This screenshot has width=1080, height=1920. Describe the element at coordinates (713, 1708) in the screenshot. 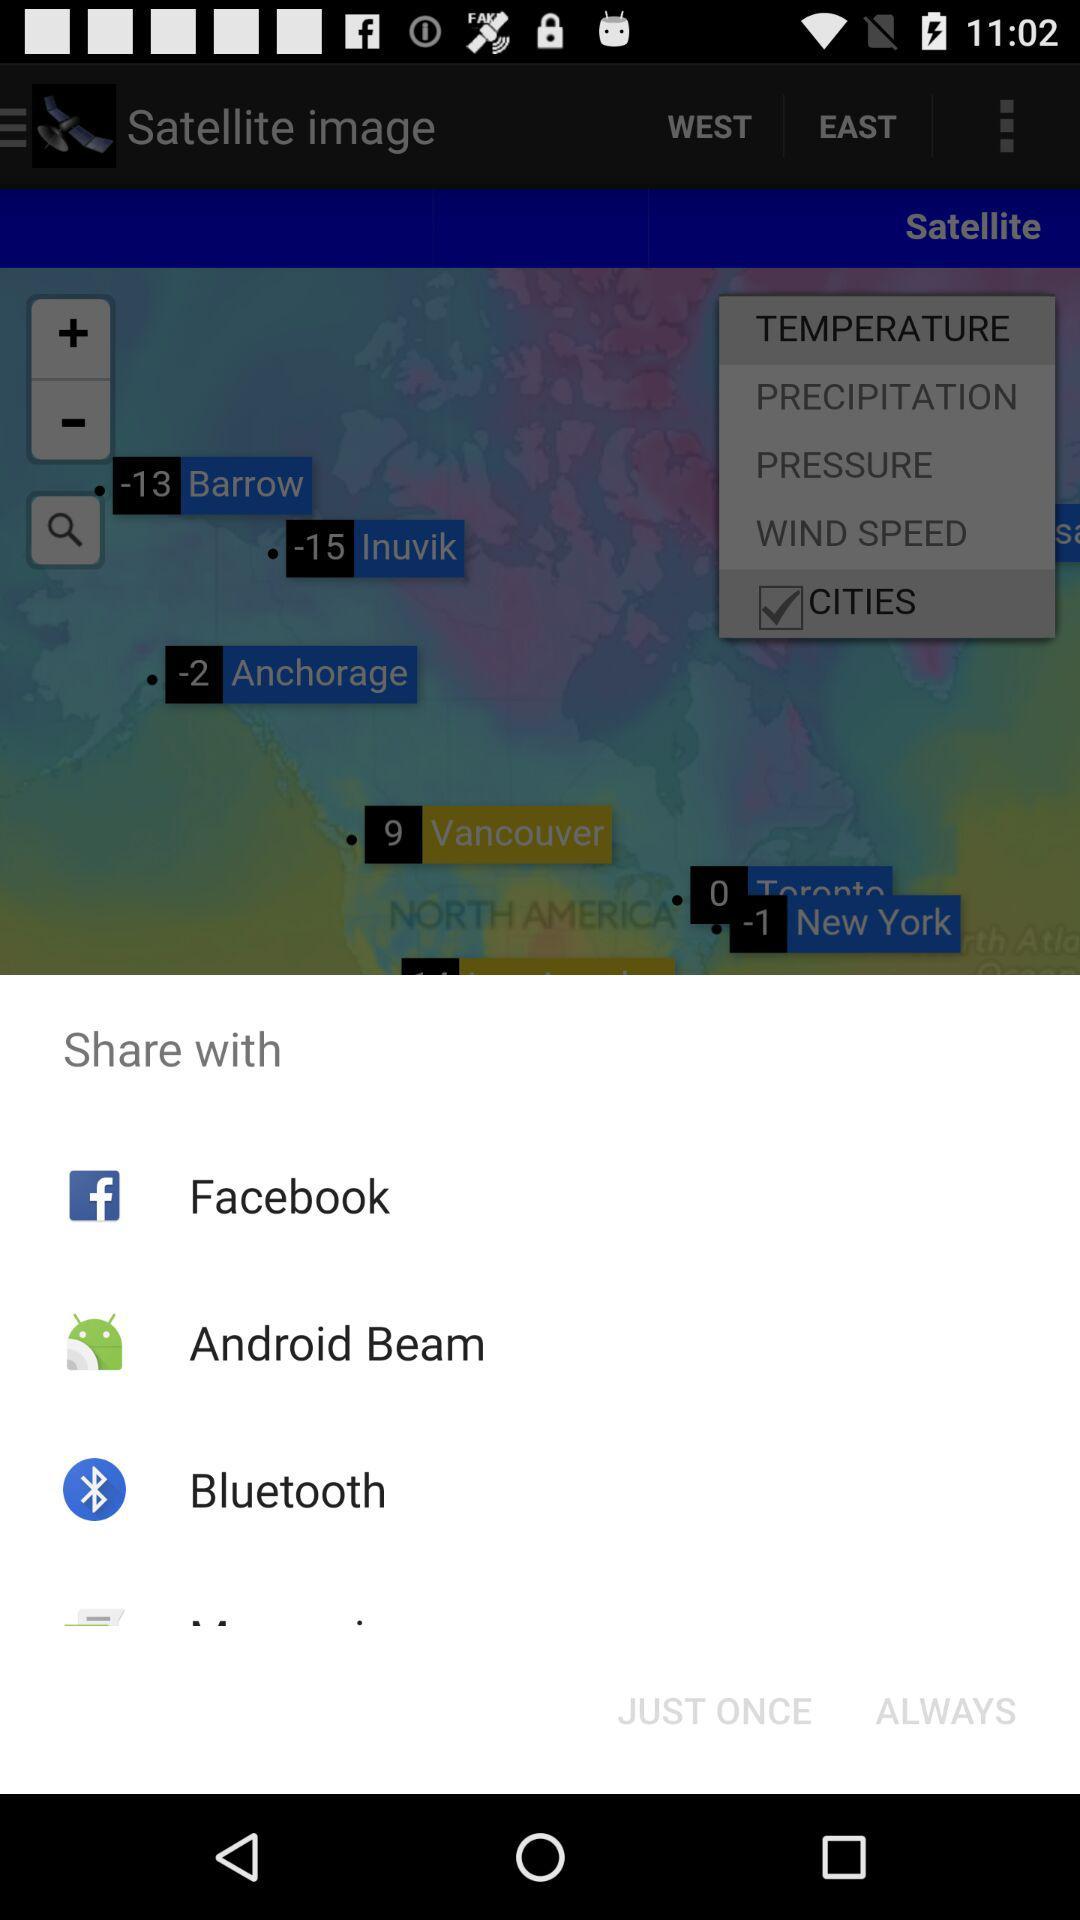

I see `the icon to the left of the always button` at that location.